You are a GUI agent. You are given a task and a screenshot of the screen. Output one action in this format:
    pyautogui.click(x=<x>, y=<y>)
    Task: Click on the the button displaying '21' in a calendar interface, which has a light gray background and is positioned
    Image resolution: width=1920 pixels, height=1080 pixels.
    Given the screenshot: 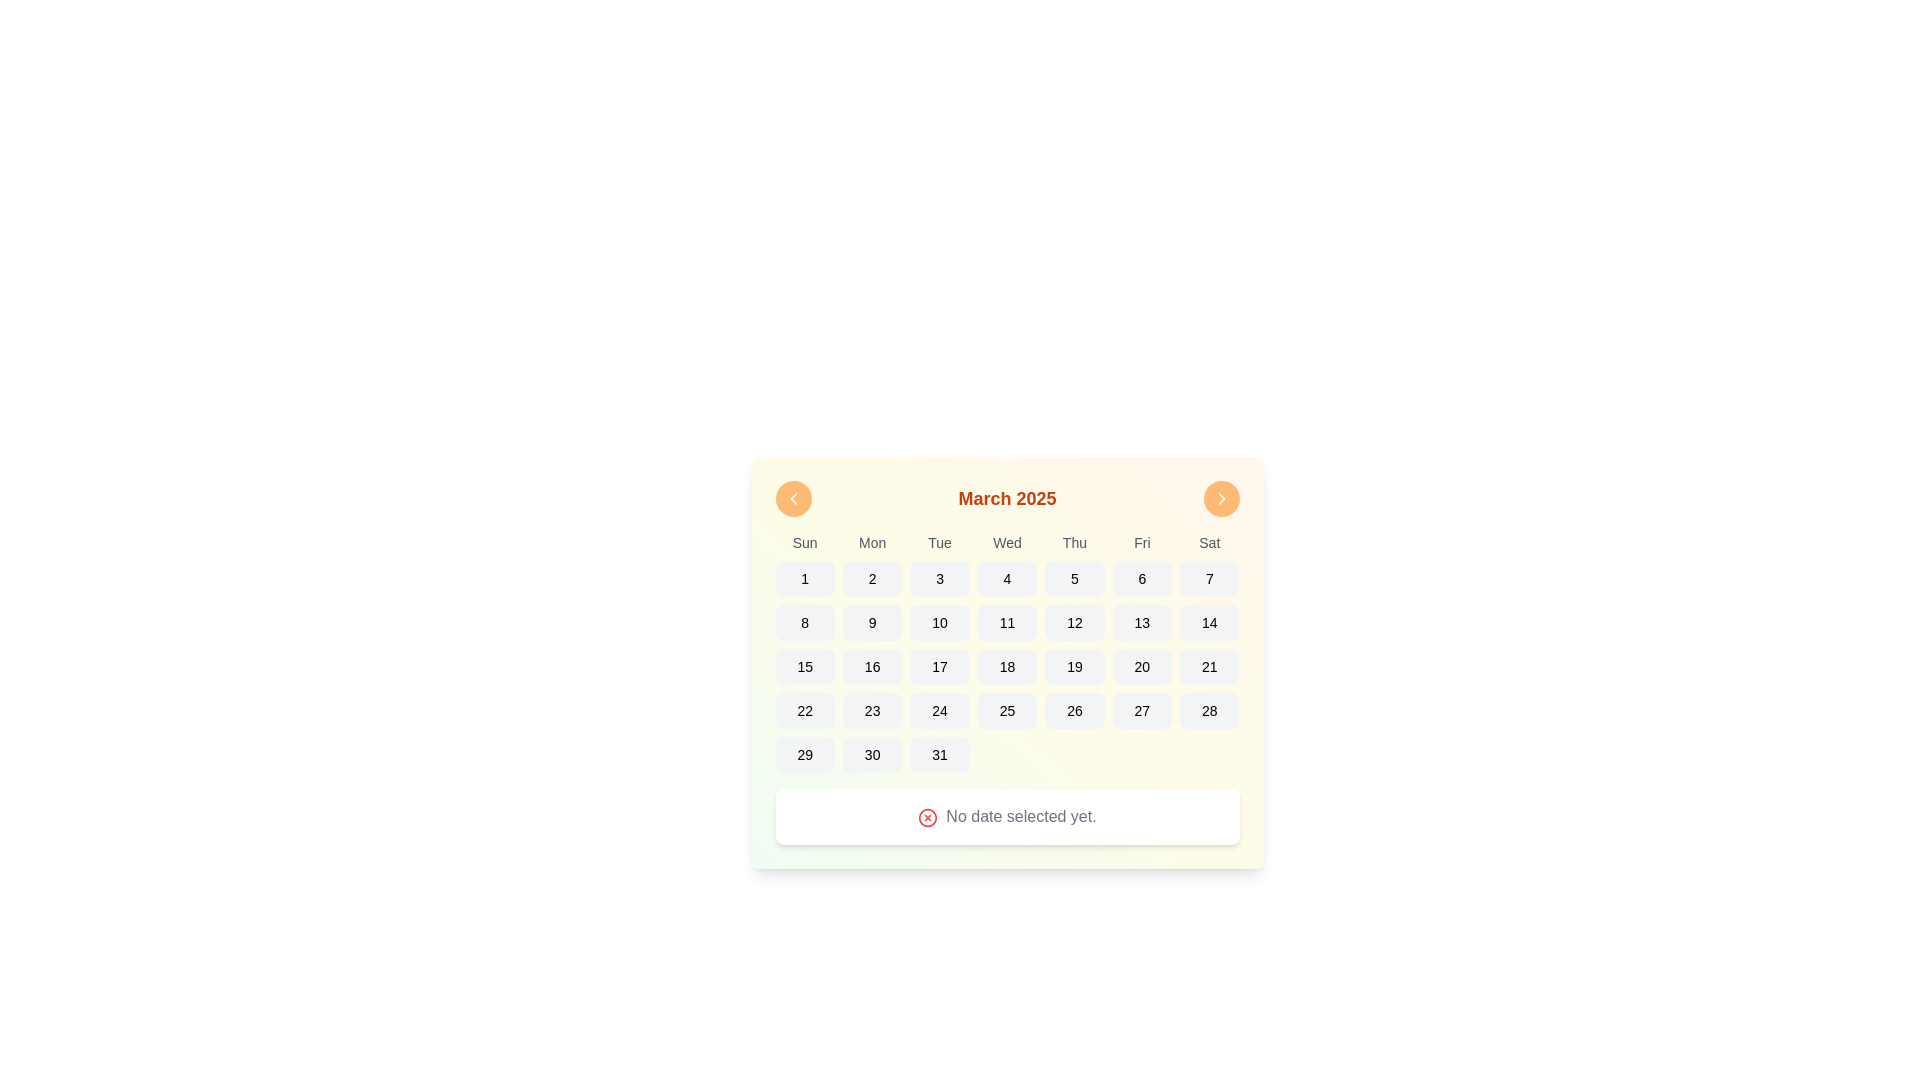 What is the action you would take?
    pyautogui.click(x=1208, y=667)
    